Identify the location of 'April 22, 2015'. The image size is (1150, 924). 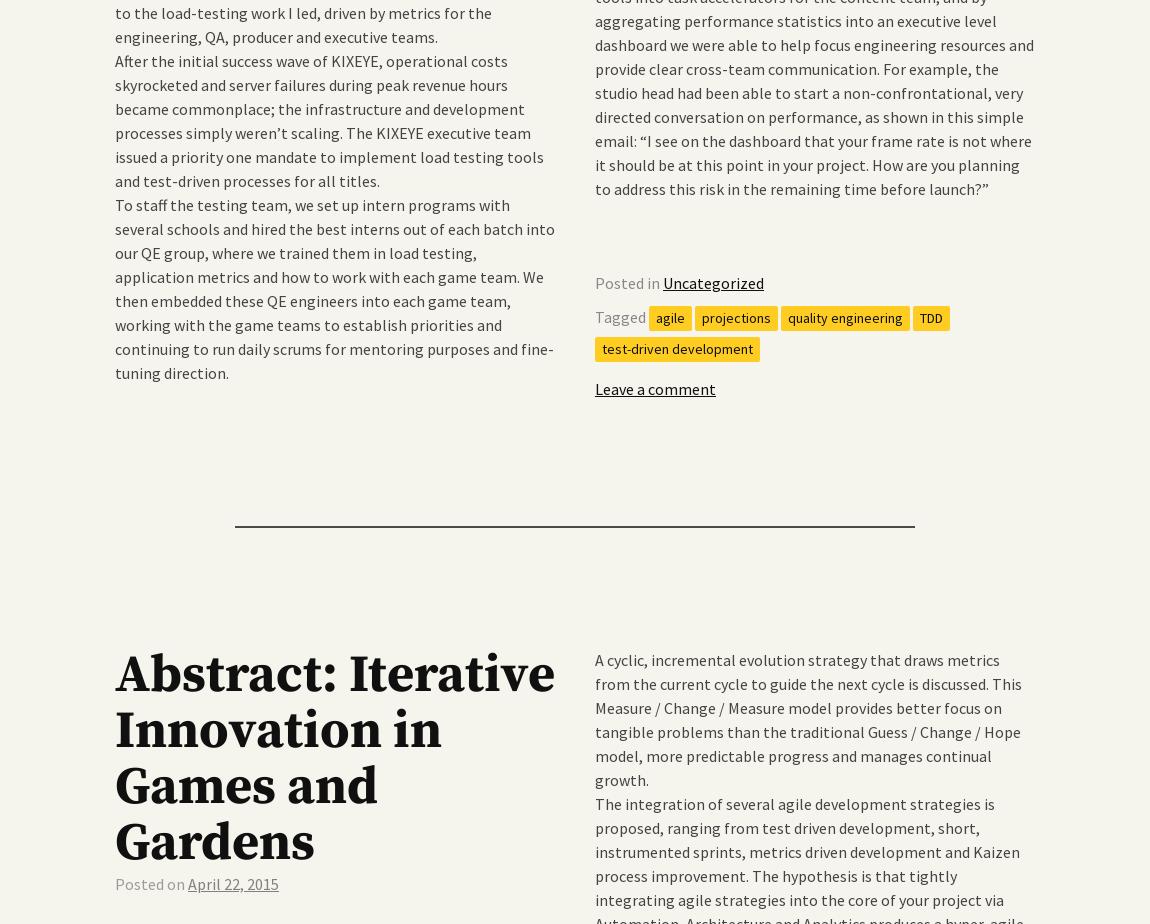
(232, 882).